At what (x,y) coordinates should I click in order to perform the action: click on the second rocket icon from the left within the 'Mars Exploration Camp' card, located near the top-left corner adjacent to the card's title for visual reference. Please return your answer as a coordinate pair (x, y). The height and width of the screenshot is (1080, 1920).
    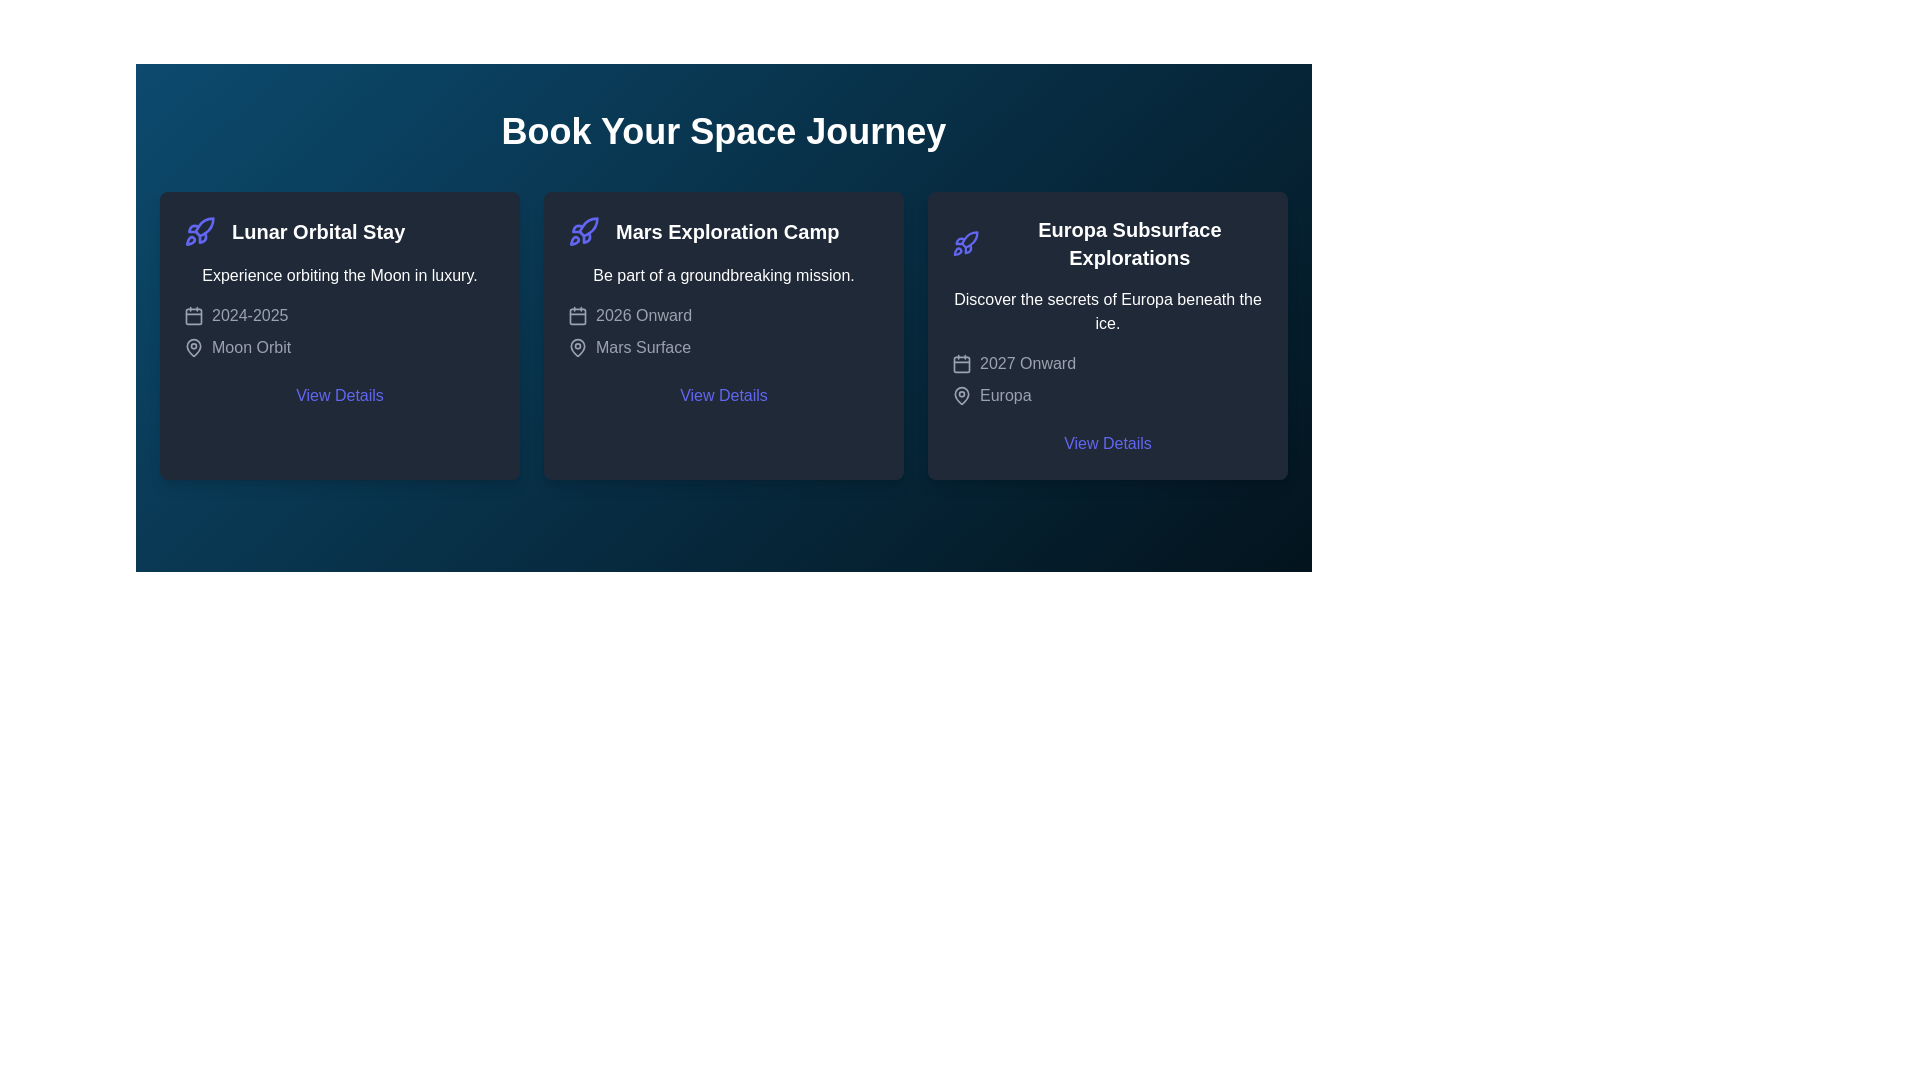
    Looking at the image, I should click on (587, 226).